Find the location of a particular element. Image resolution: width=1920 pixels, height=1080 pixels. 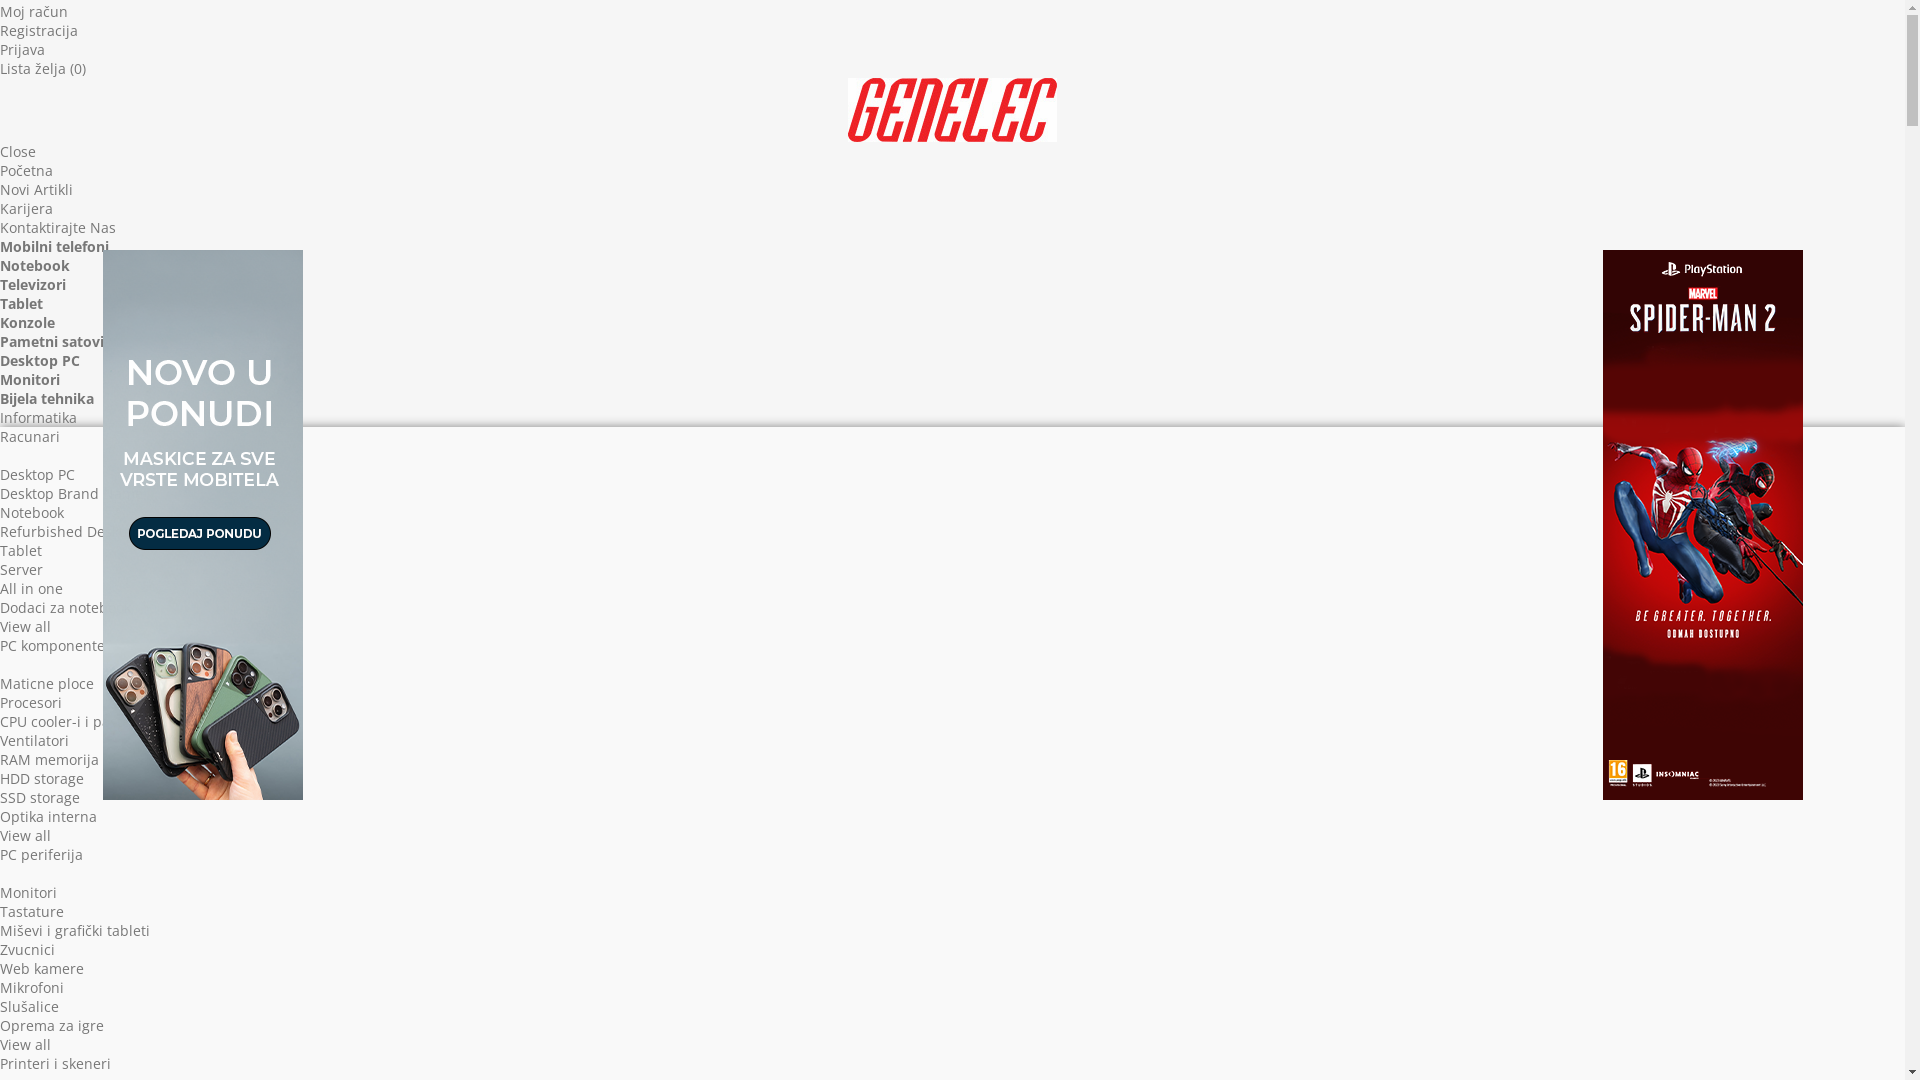

'Kontaktirajte Nas' is located at coordinates (57, 226).